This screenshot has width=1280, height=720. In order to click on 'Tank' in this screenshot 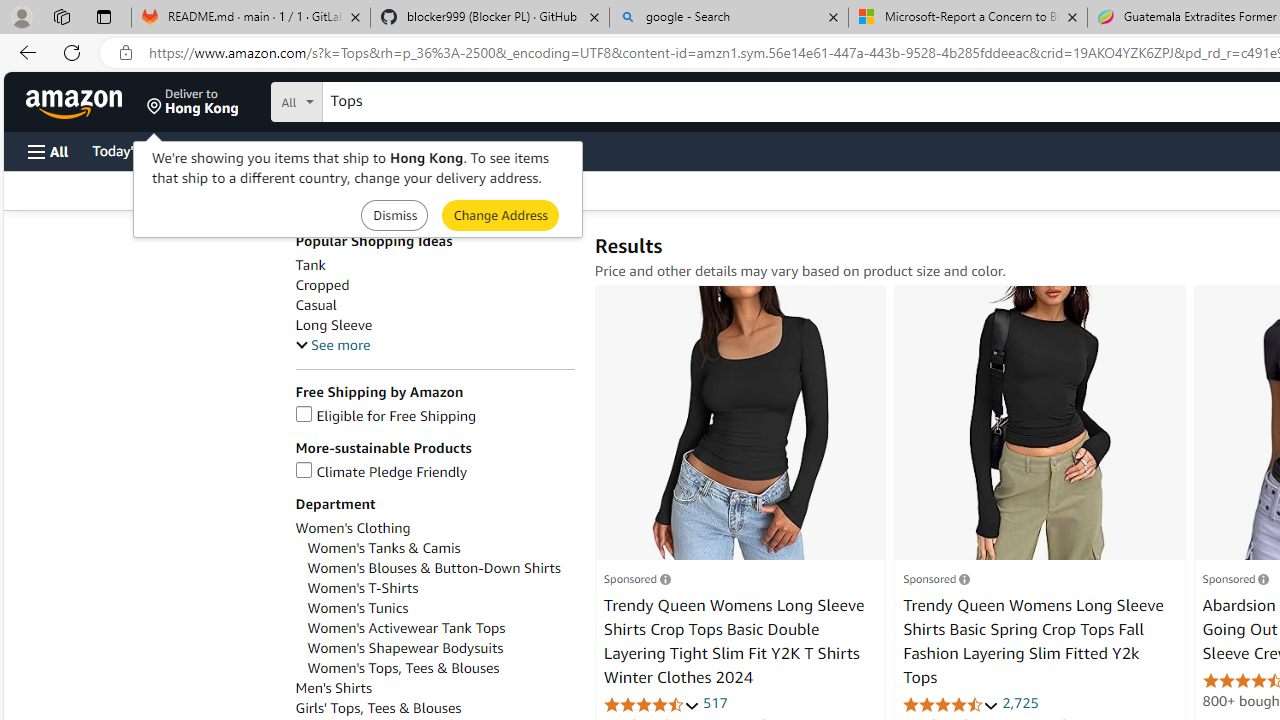, I will do `click(433, 264)`.